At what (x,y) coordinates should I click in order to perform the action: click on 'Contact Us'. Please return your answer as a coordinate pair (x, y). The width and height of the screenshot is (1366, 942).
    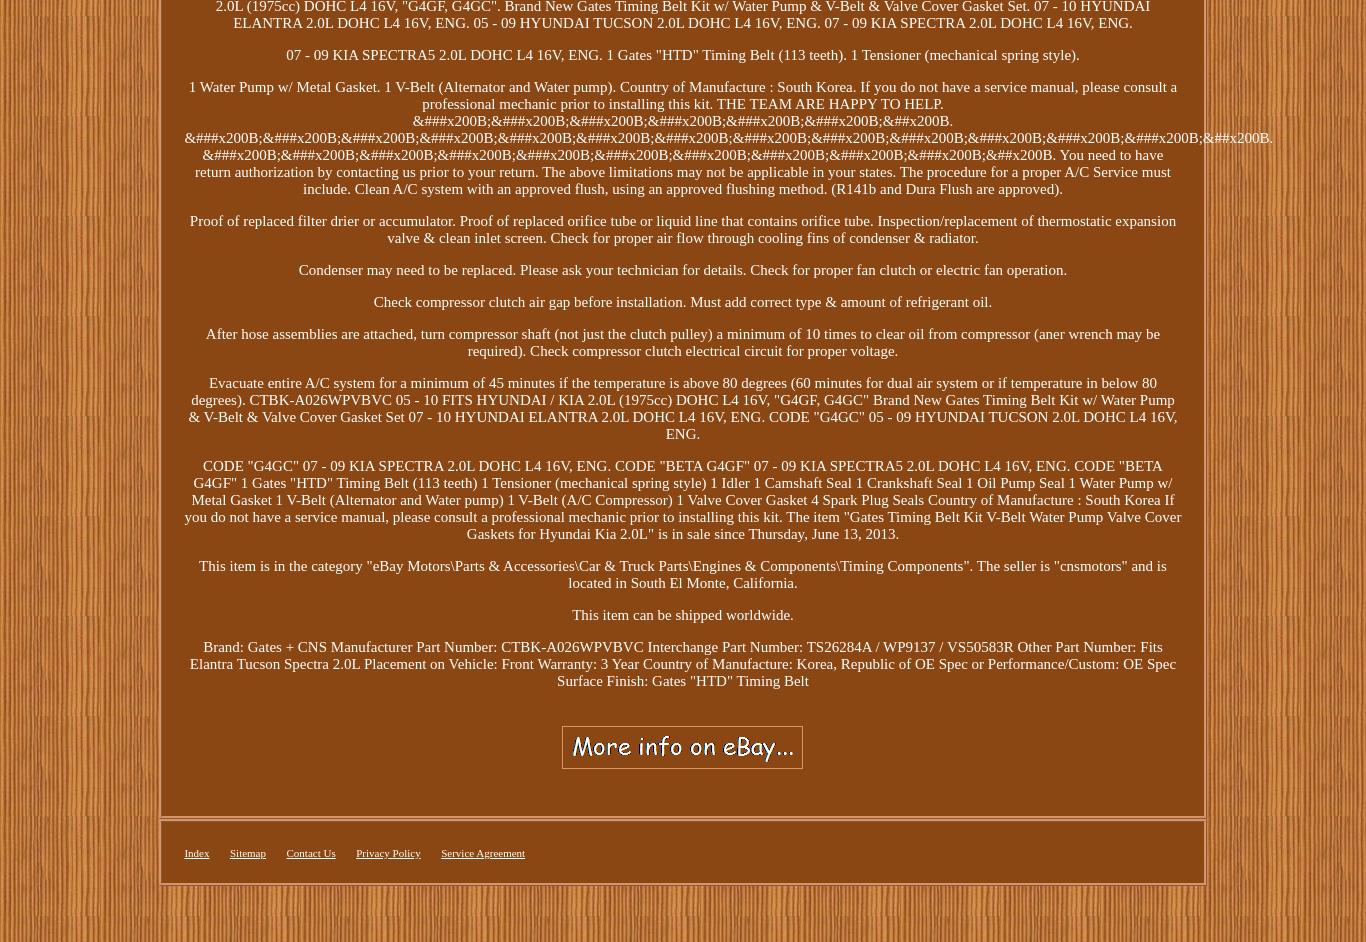
    Looking at the image, I should click on (310, 852).